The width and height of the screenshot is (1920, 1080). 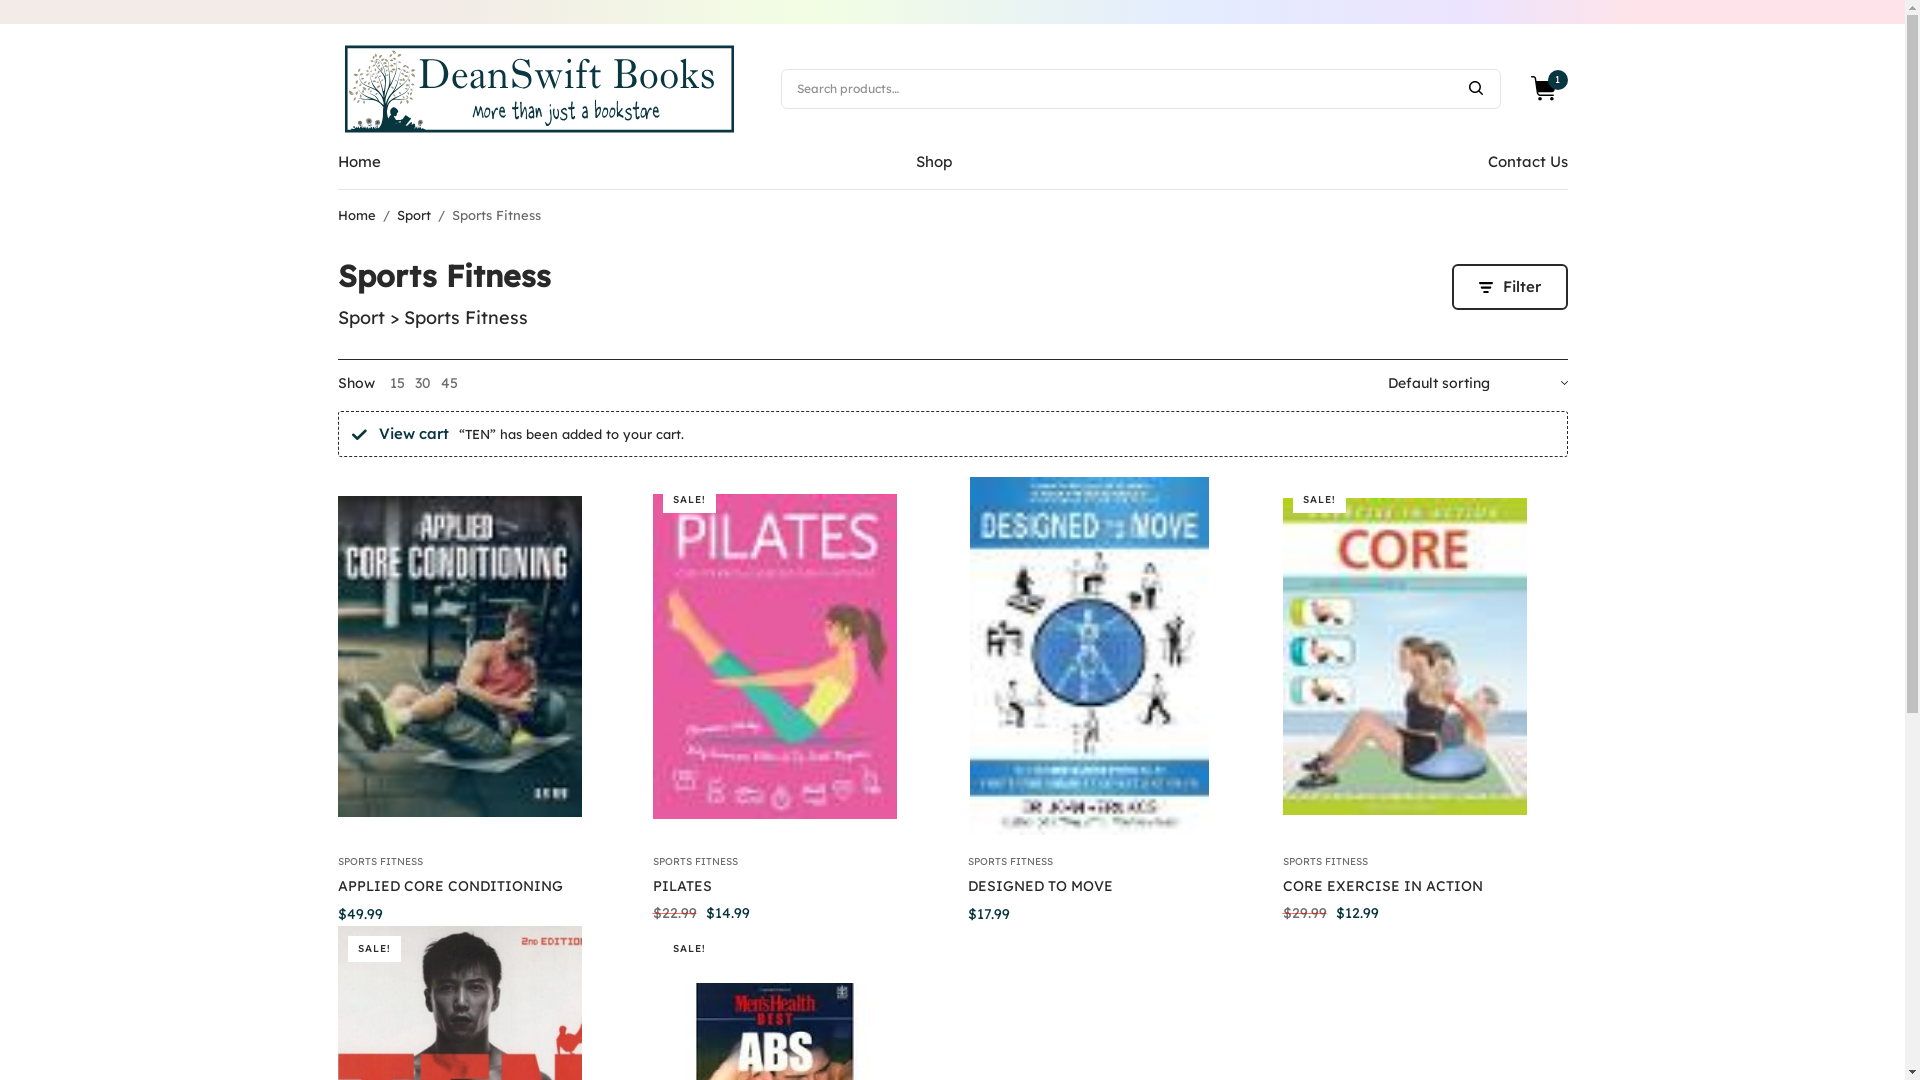 I want to click on 'Sport', so click(x=411, y=215).